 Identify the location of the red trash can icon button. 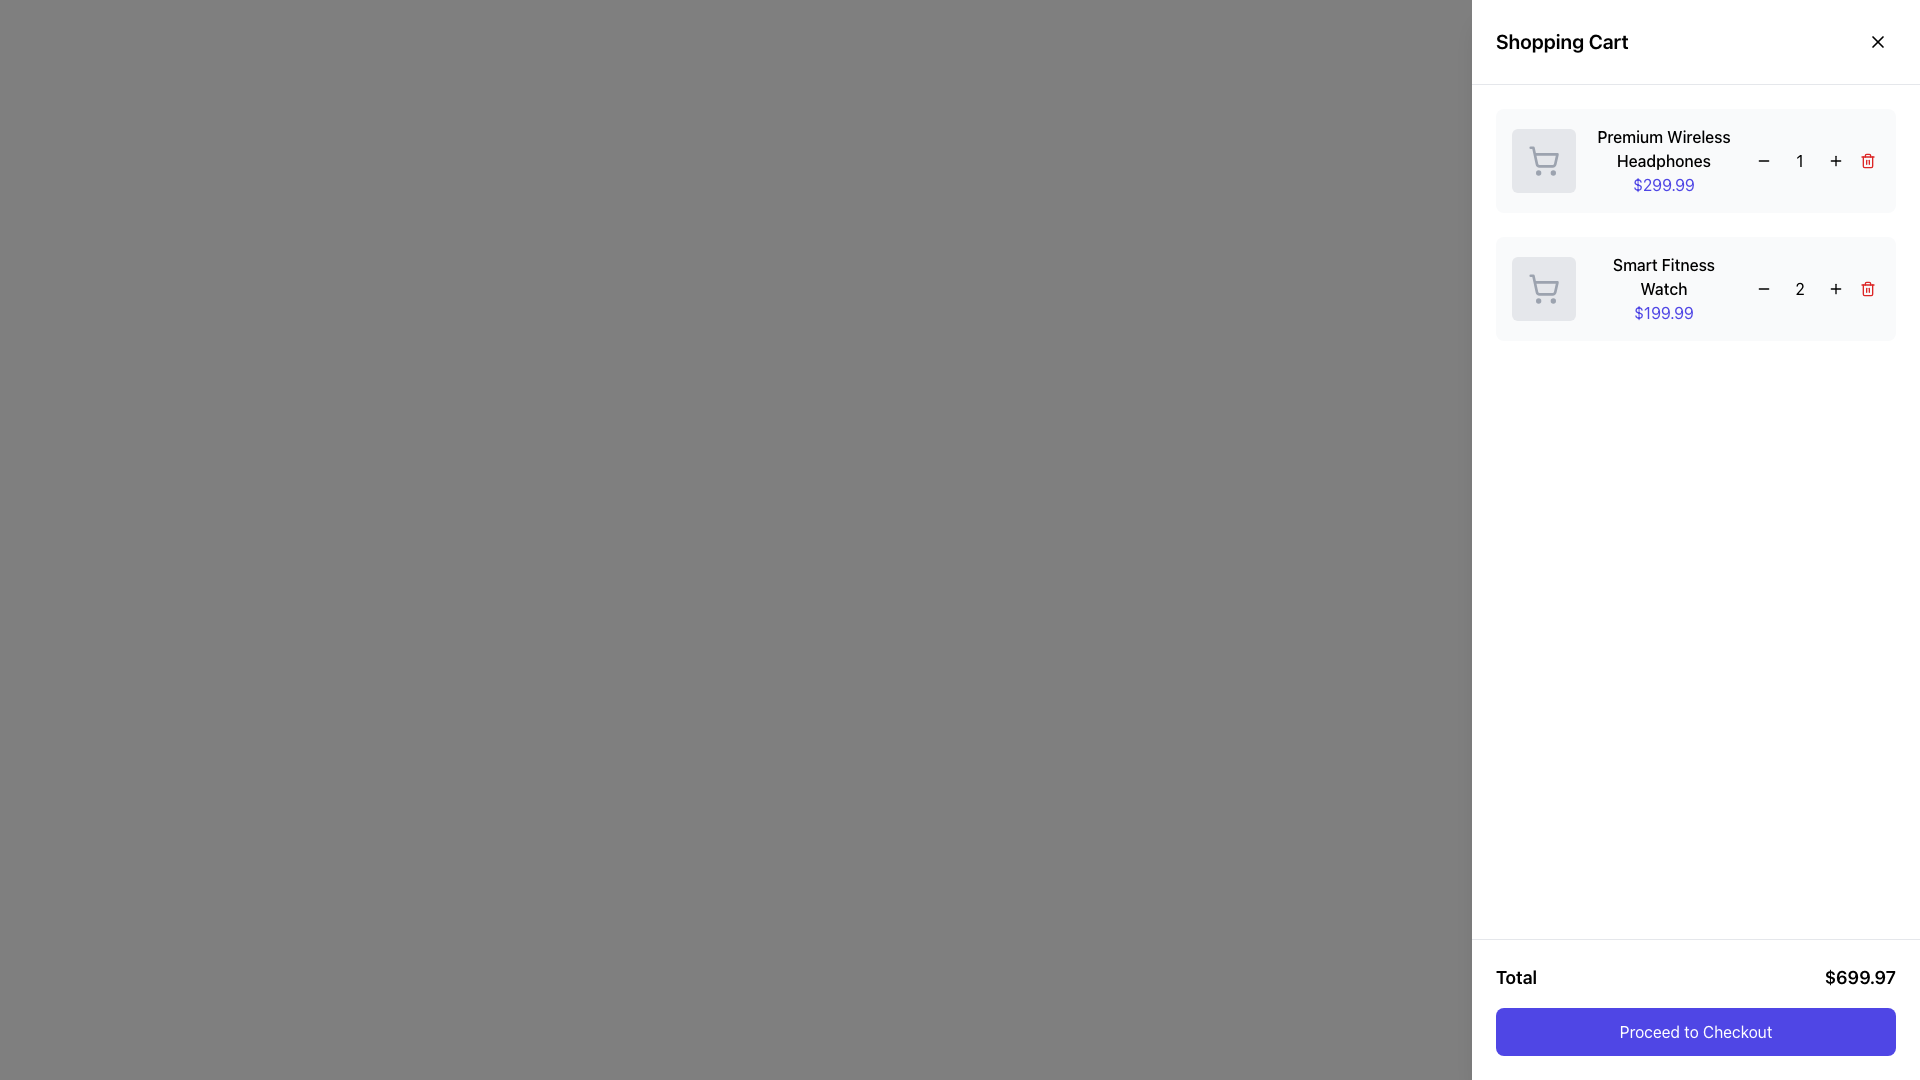
(1866, 289).